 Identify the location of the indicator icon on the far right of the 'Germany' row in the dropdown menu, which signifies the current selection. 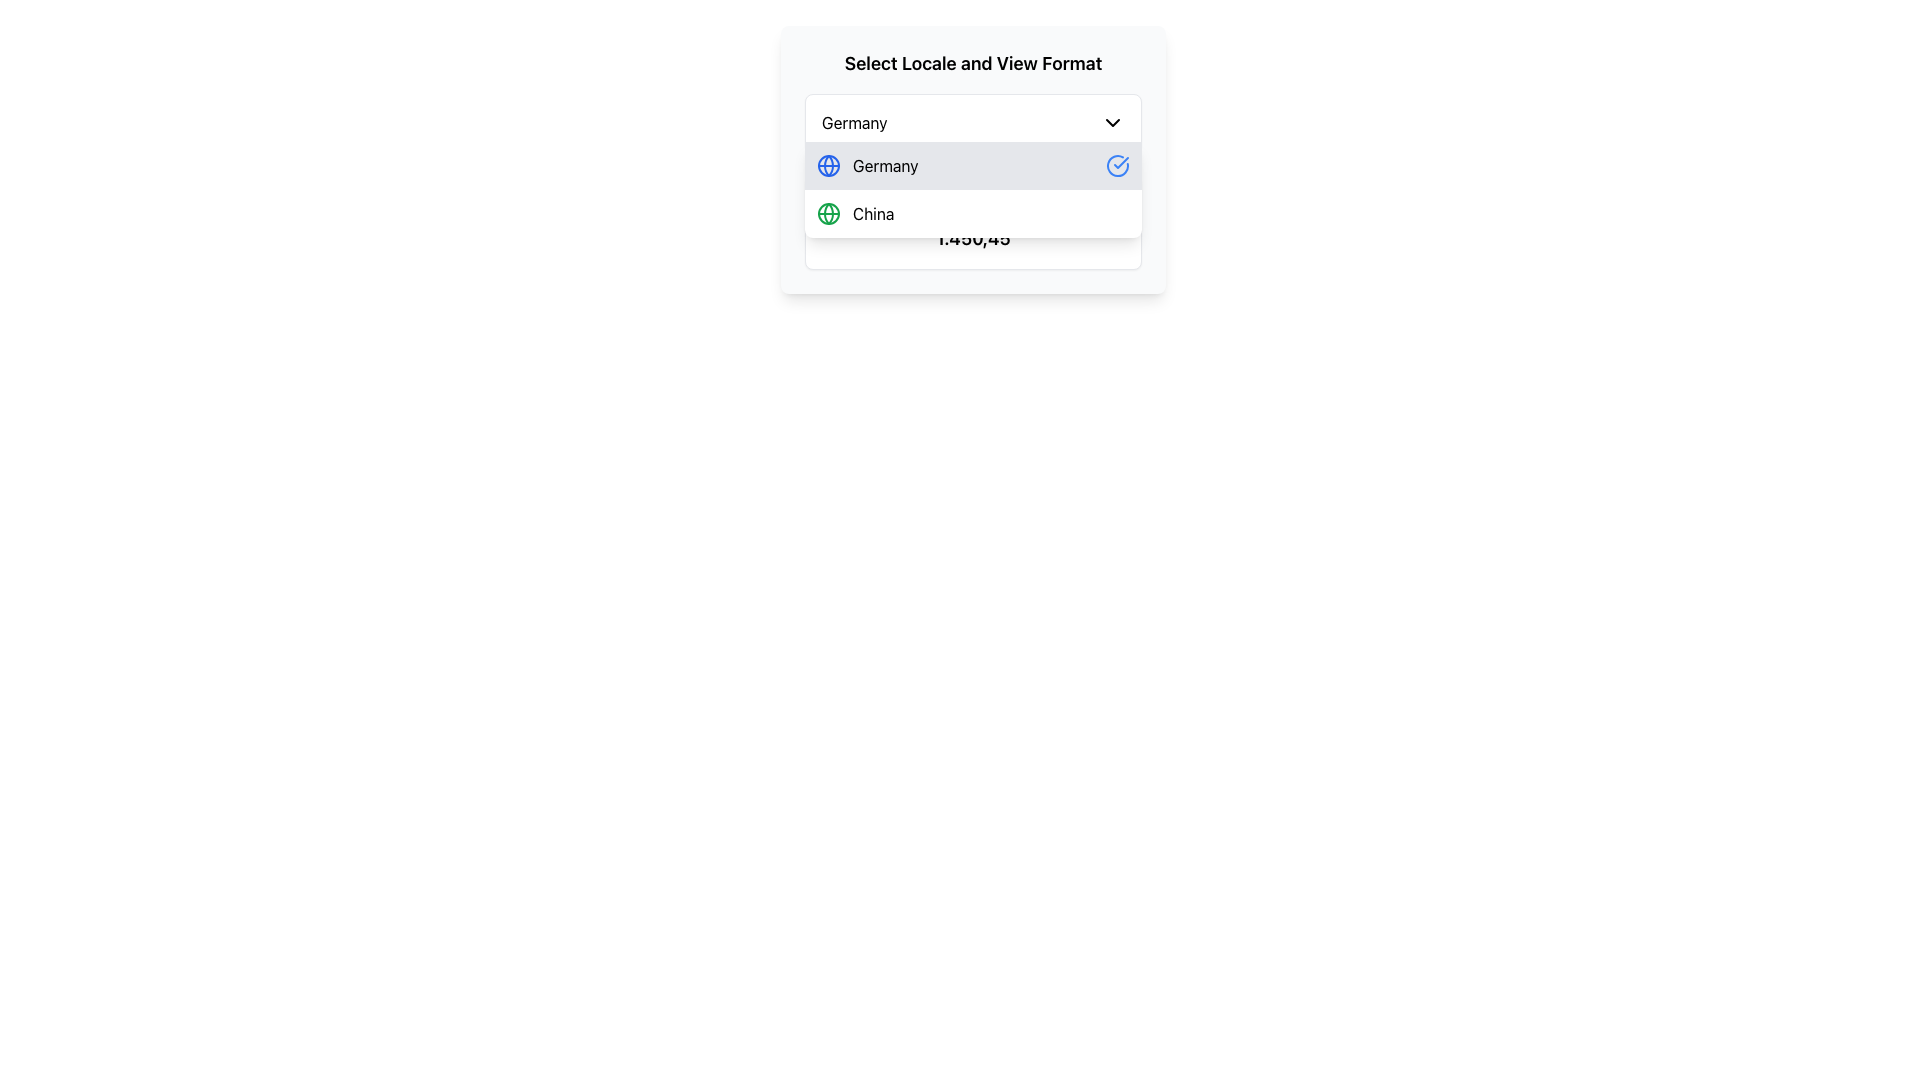
(1117, 164).